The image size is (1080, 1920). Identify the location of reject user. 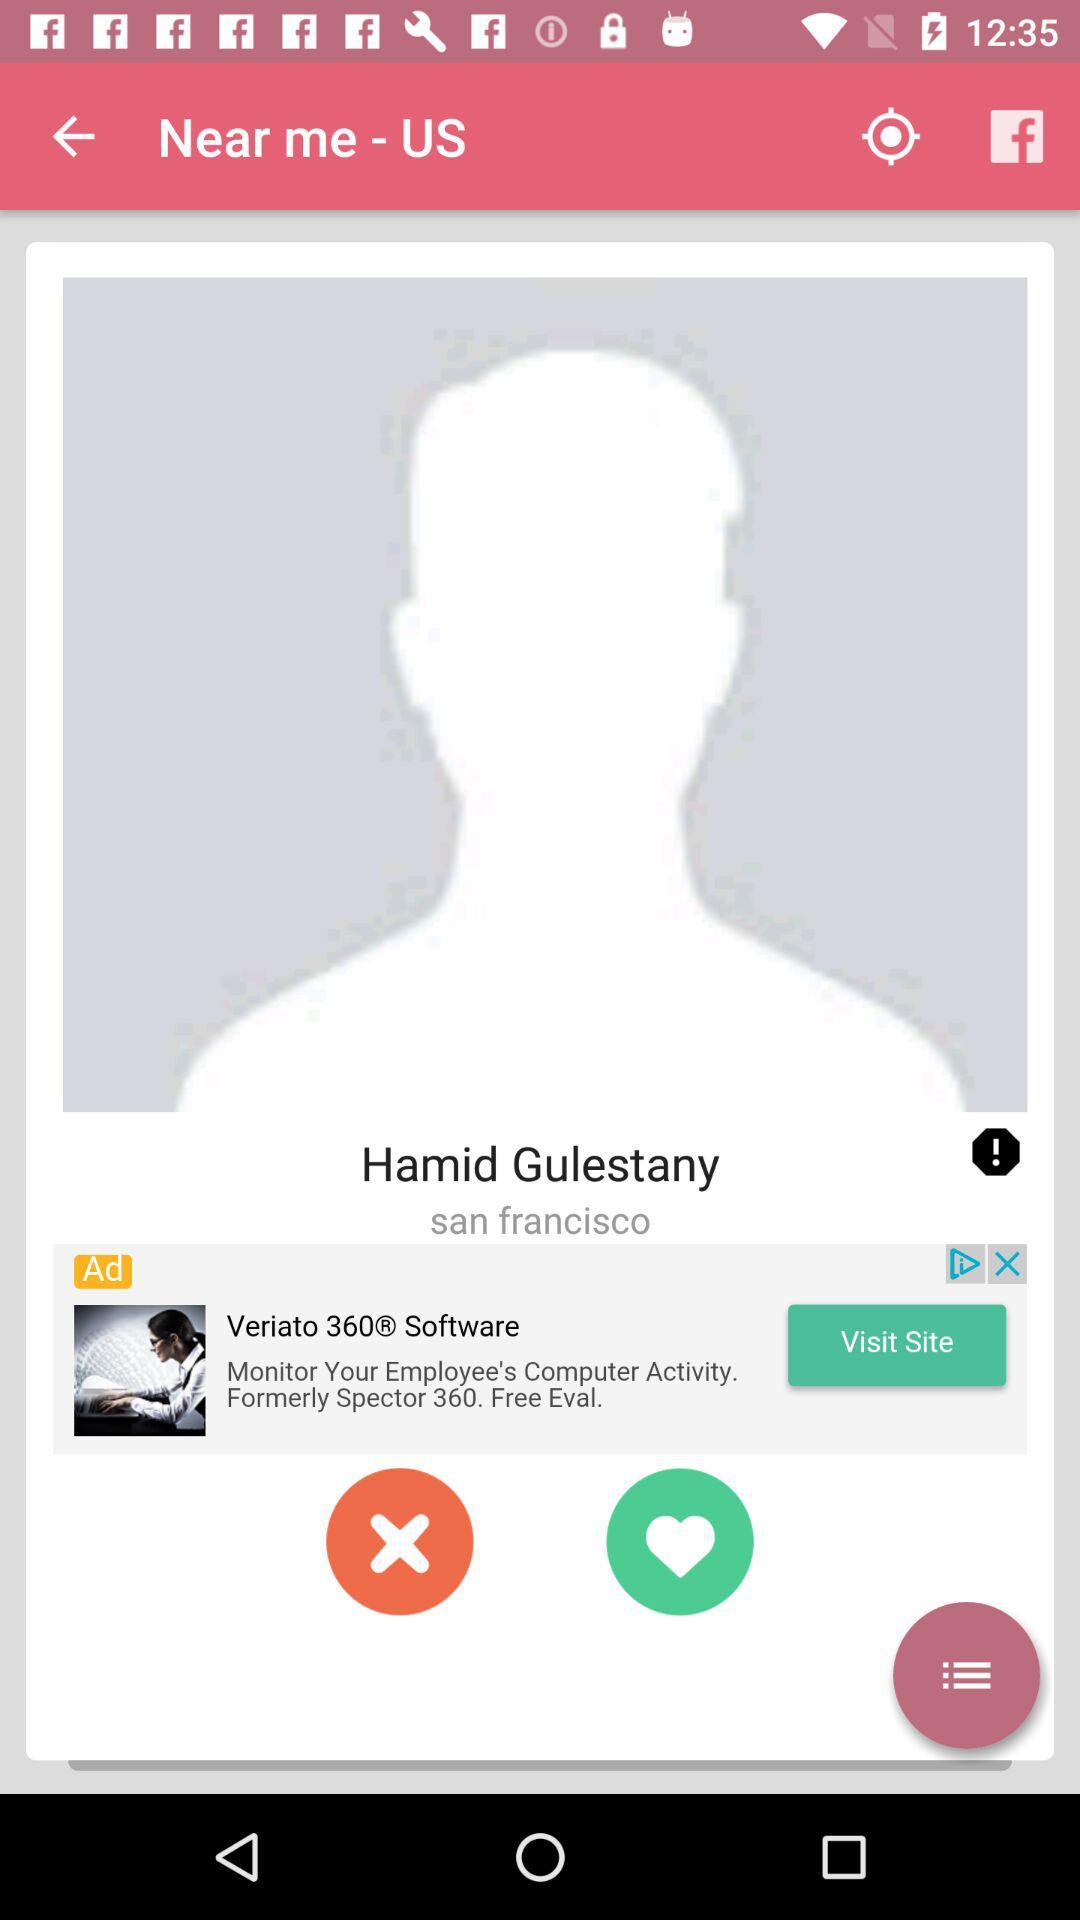
(400, 1540).